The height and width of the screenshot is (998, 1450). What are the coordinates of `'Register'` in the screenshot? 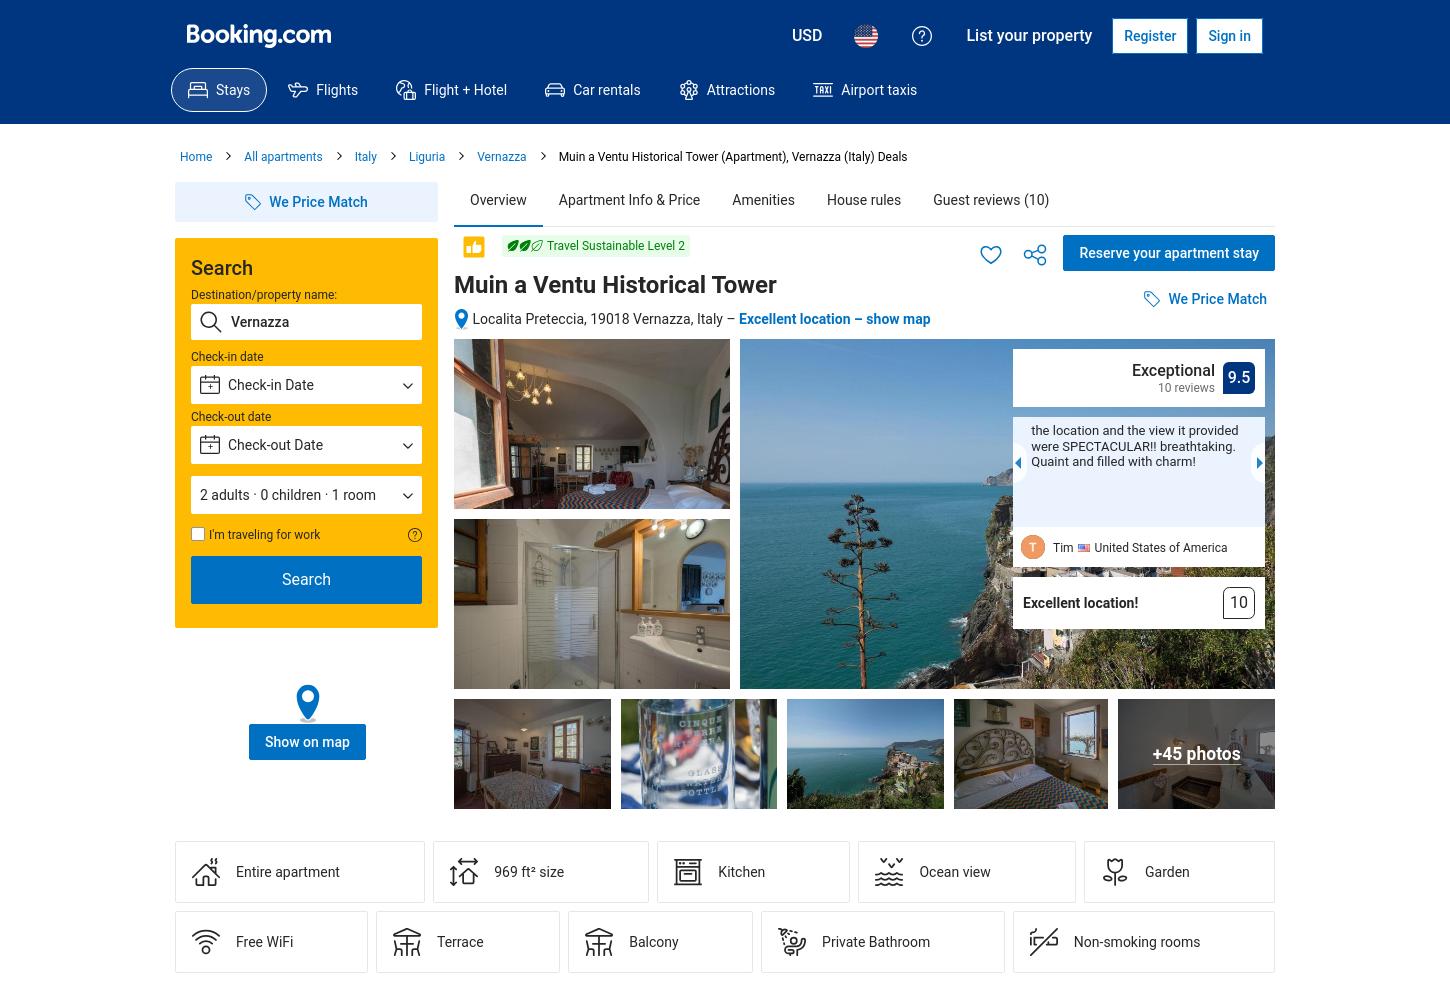 It's located at (1123, 36).